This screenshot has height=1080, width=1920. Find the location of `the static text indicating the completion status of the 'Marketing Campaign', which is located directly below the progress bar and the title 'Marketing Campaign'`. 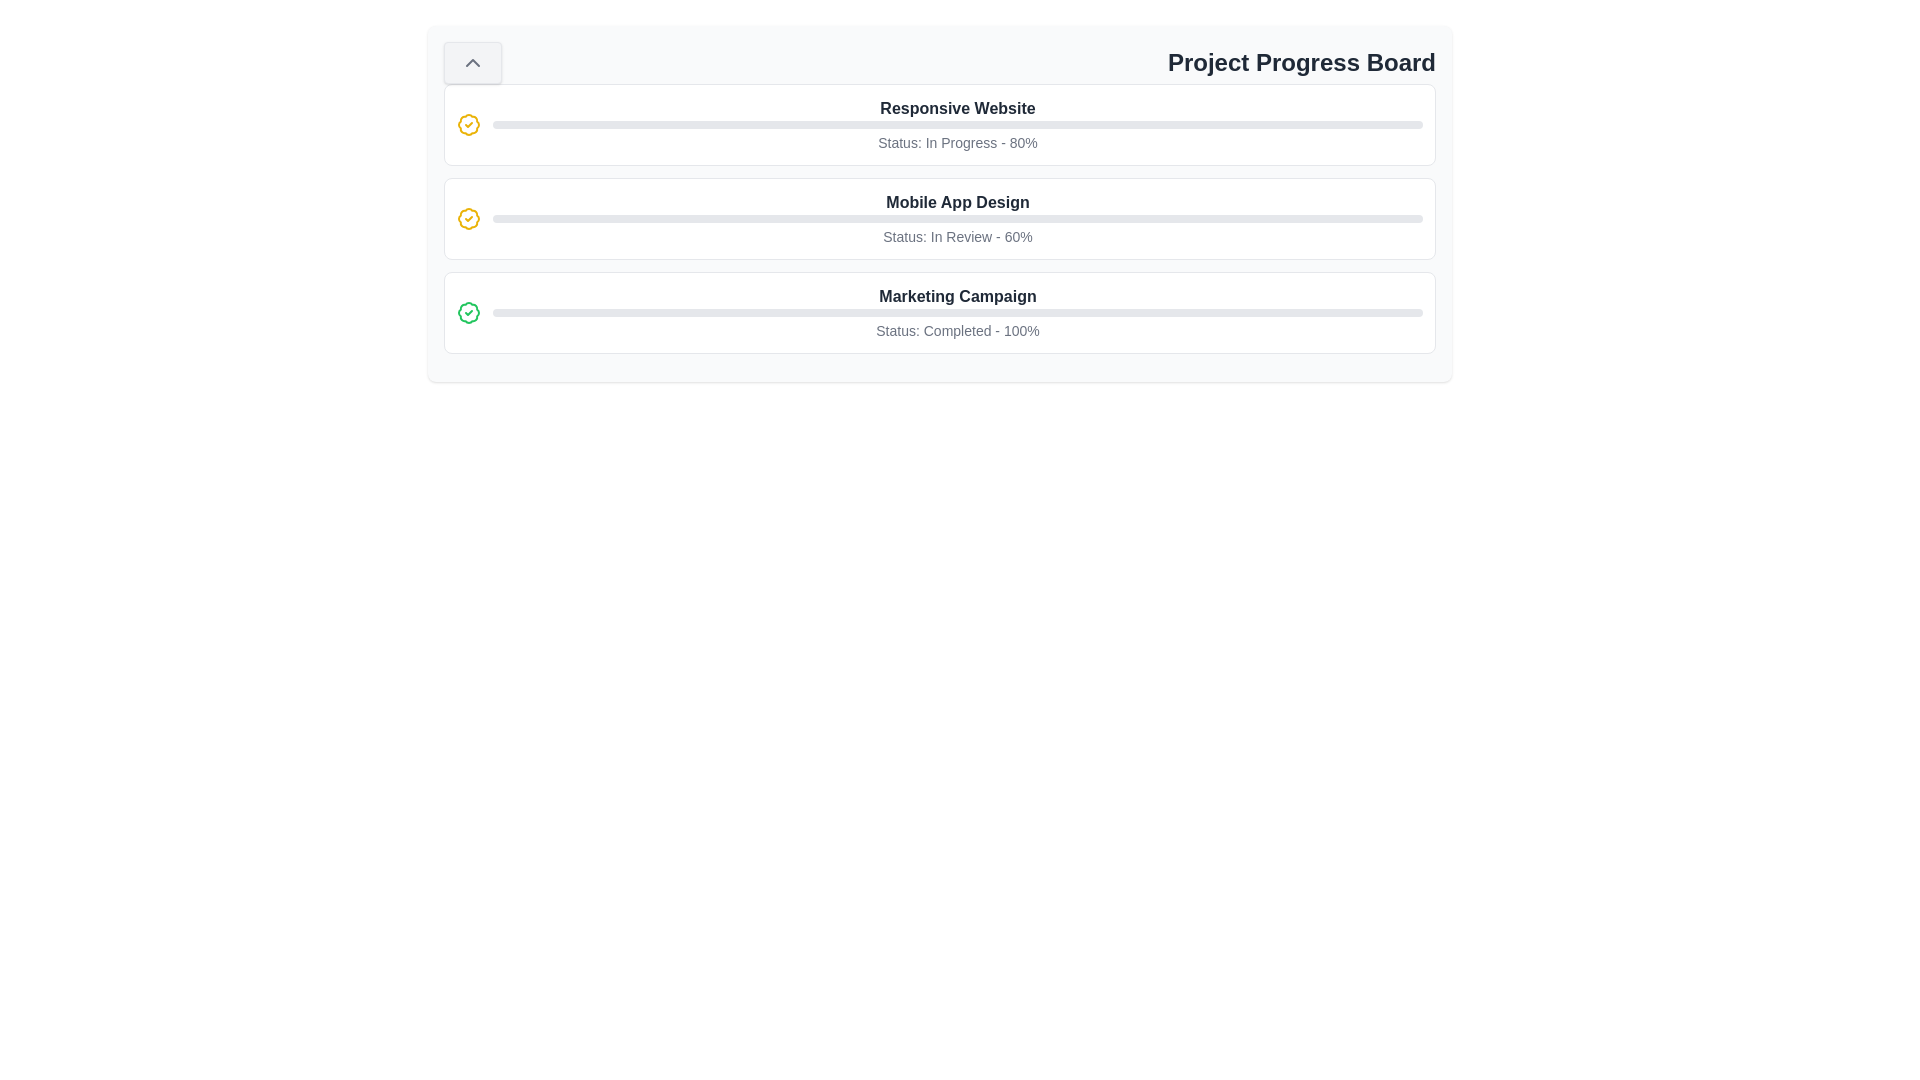

the static text indicating the completion status of the 'Marketing Campaign', which is located directly below the progress bar and the title 'Marketing Campaign' is located at coordinates (957, 330).